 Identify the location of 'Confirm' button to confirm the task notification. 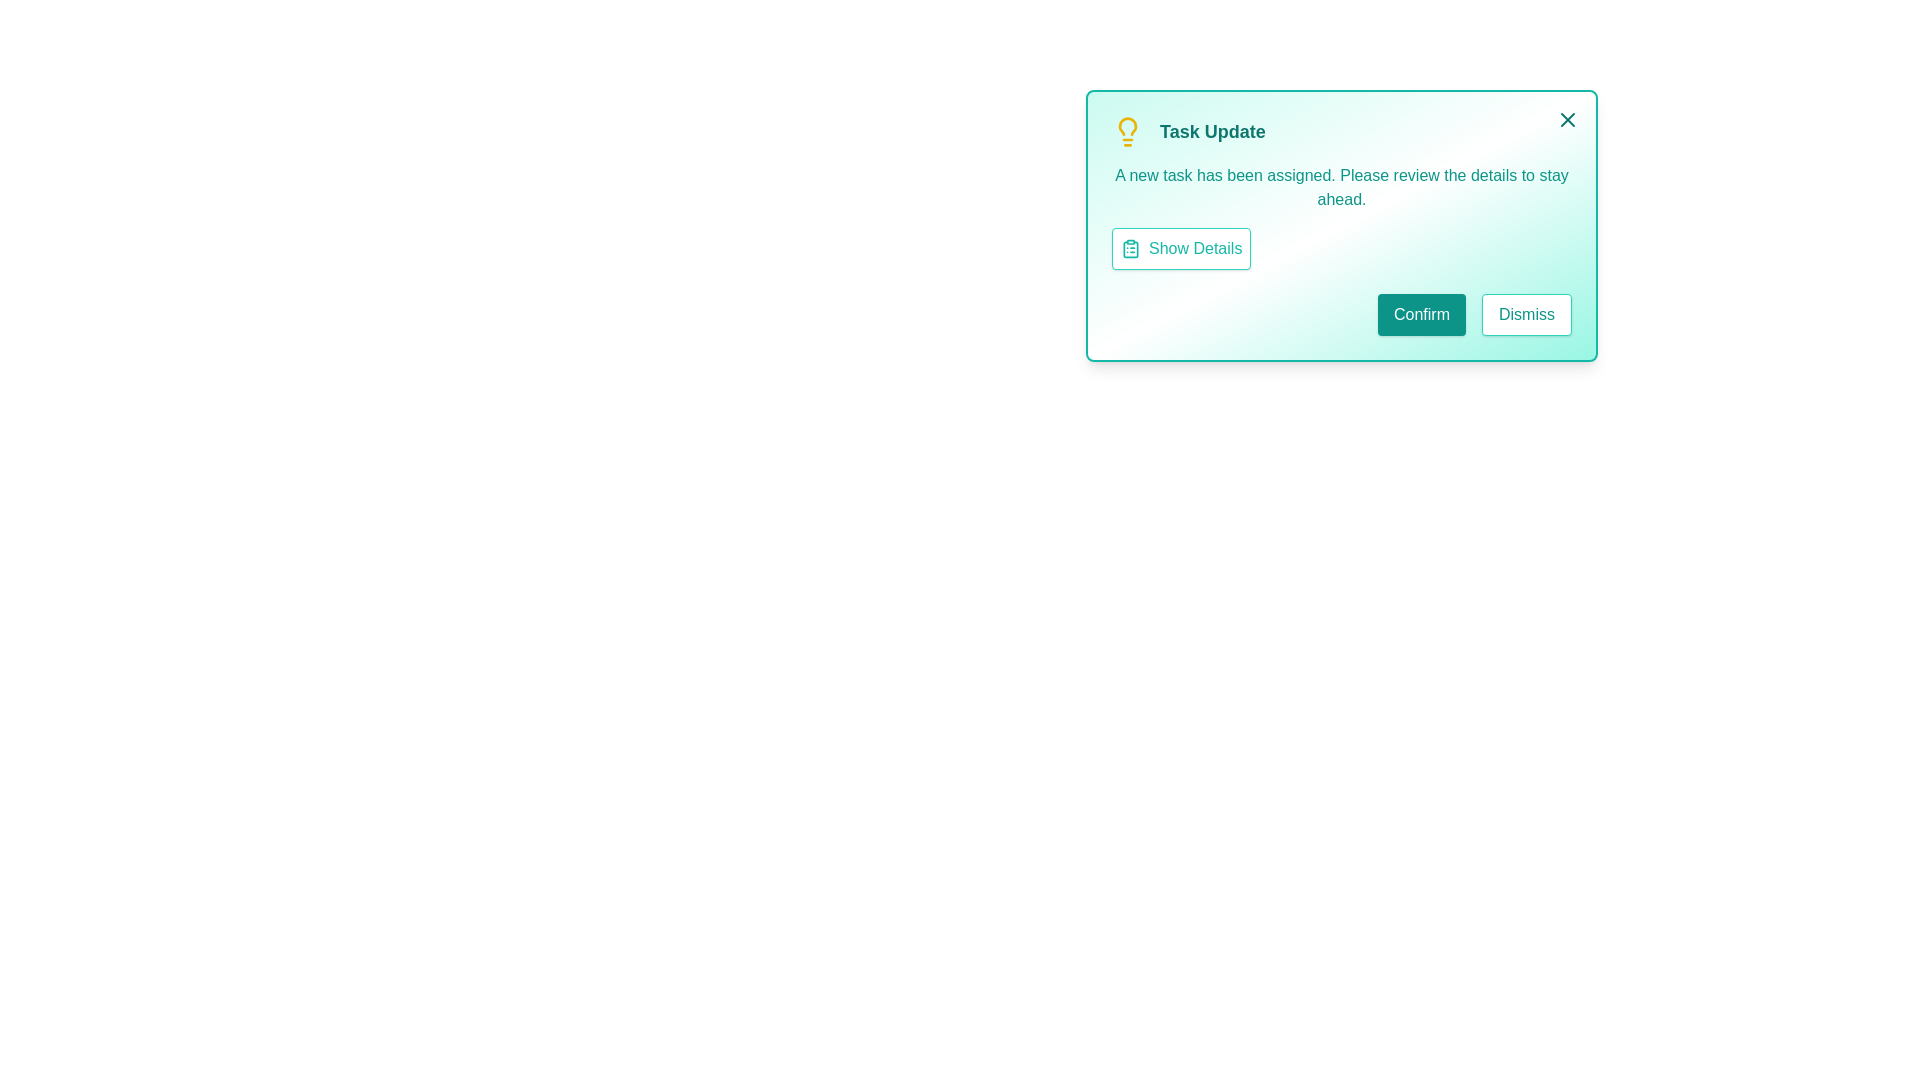
(1420, 315).